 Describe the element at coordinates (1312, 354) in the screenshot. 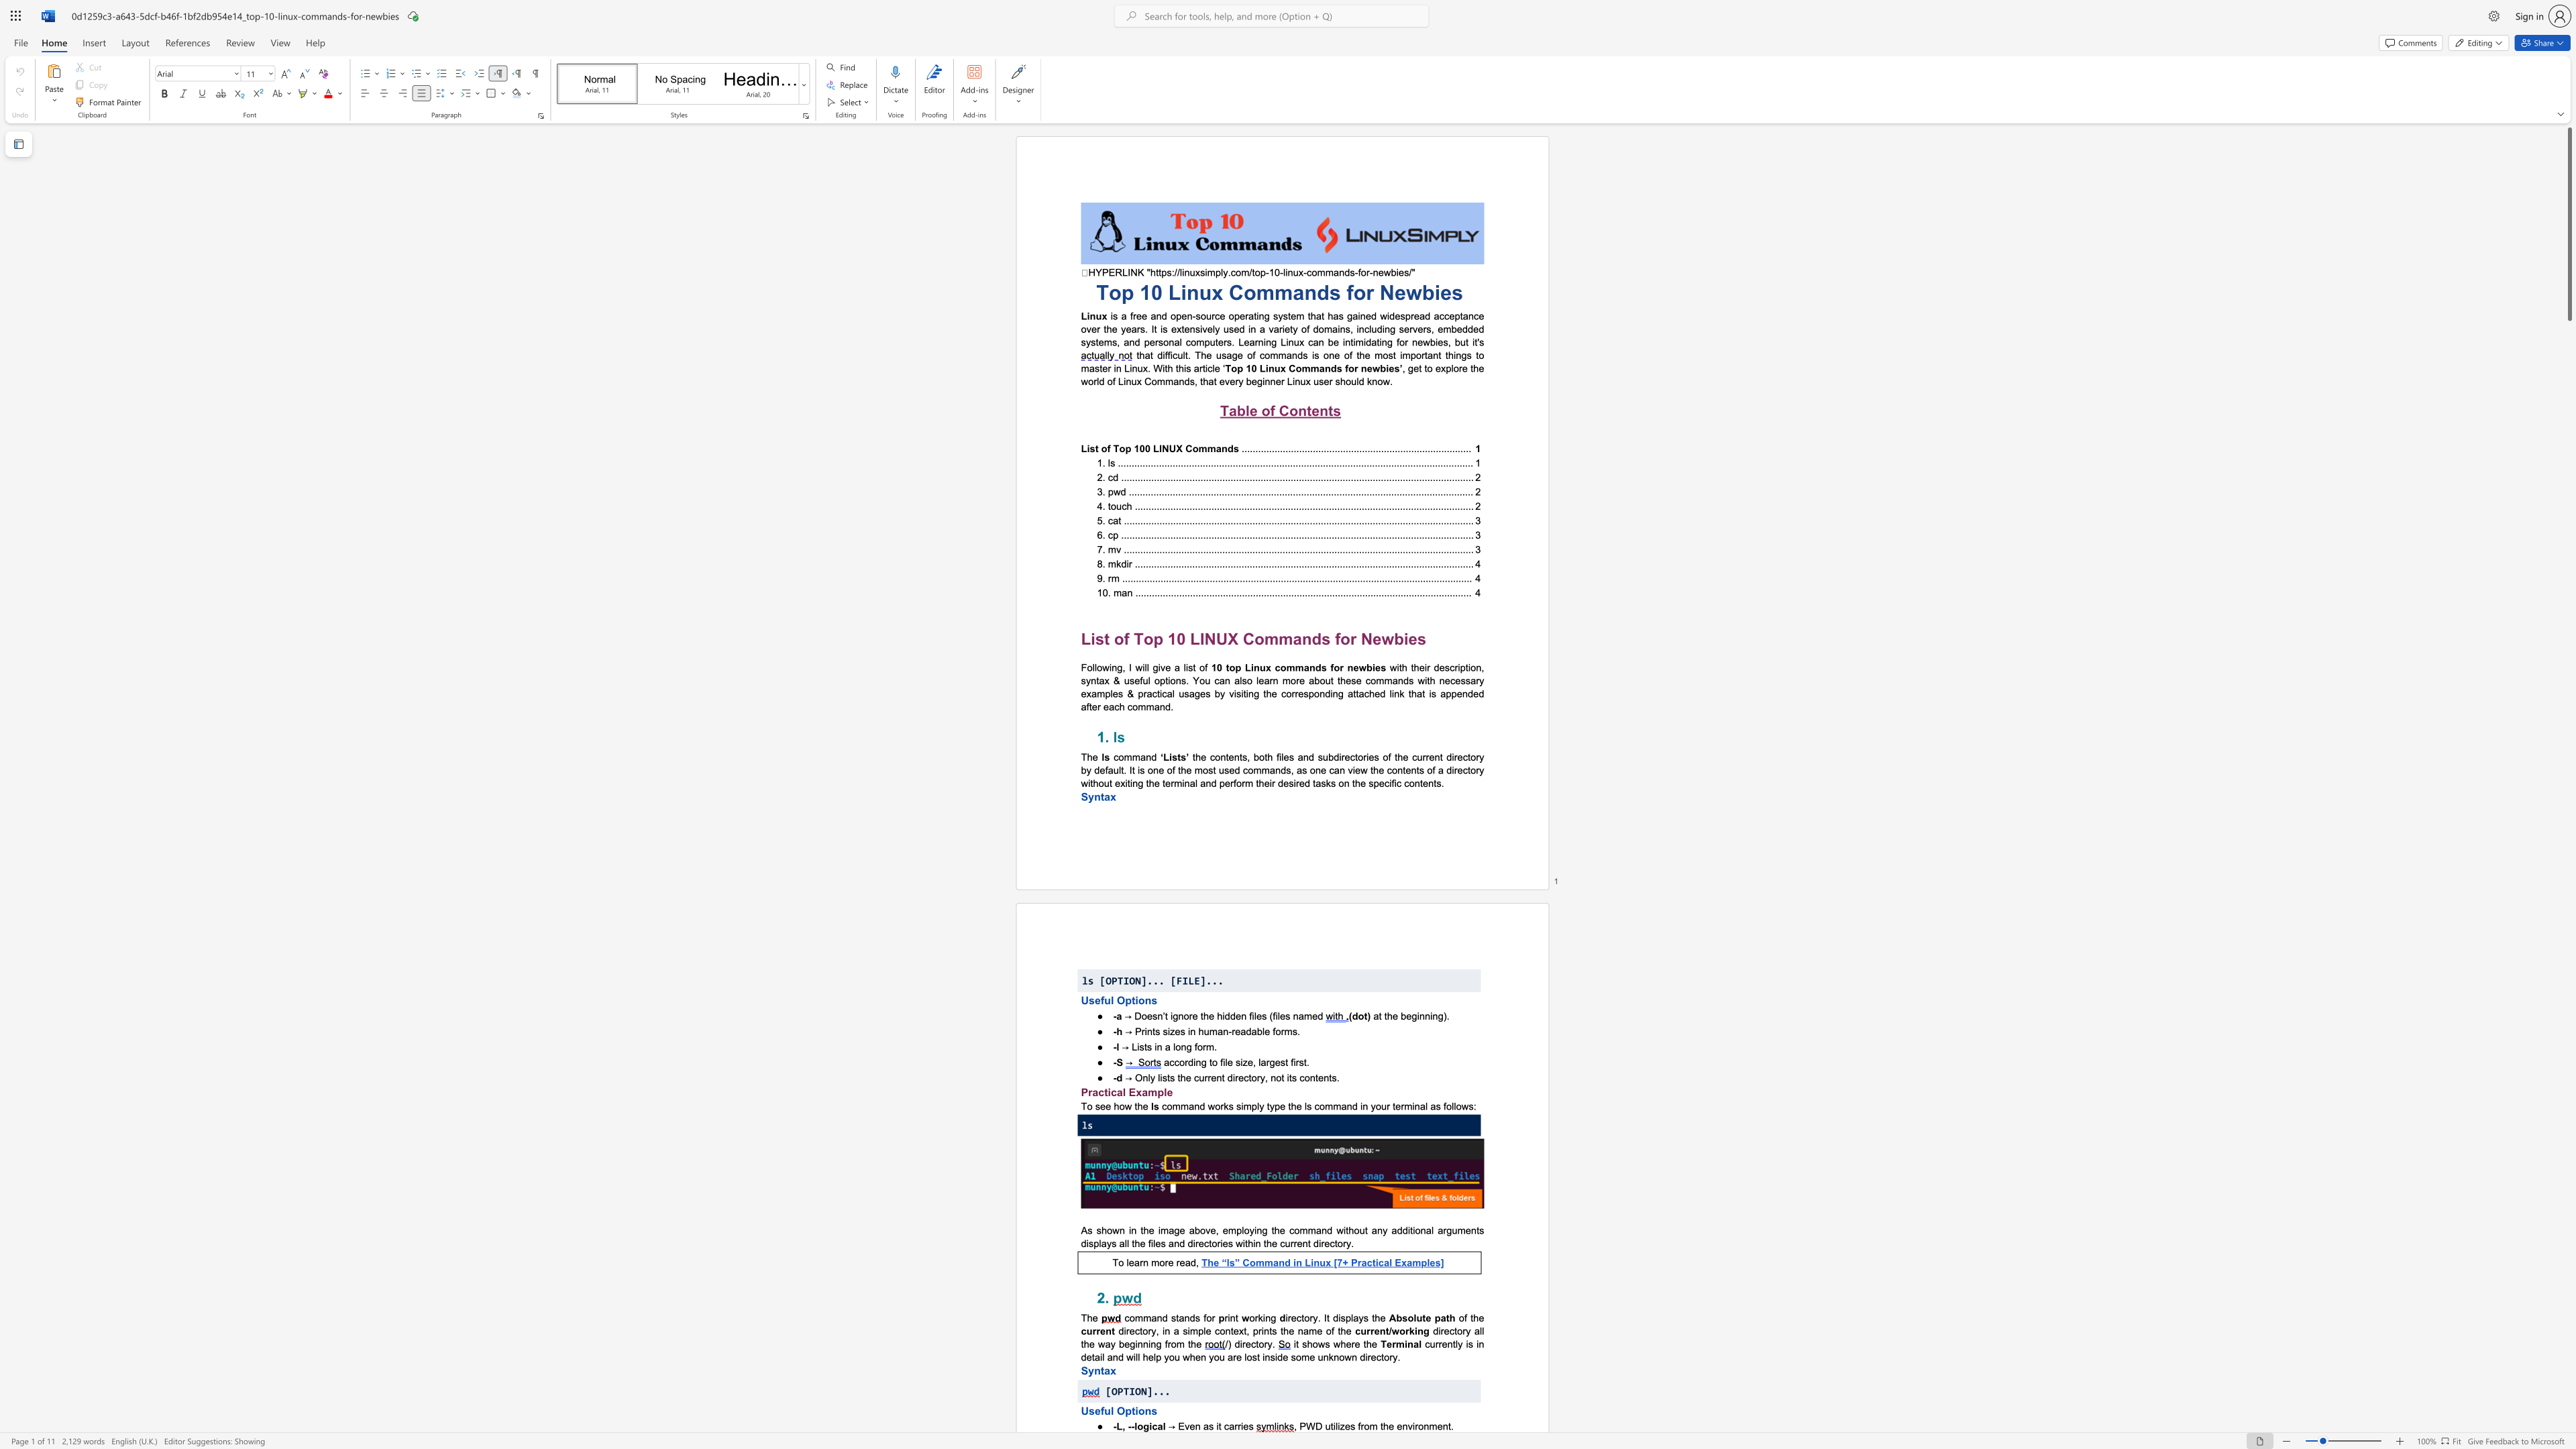

I see `the 1th character "i" in the text` at that location.